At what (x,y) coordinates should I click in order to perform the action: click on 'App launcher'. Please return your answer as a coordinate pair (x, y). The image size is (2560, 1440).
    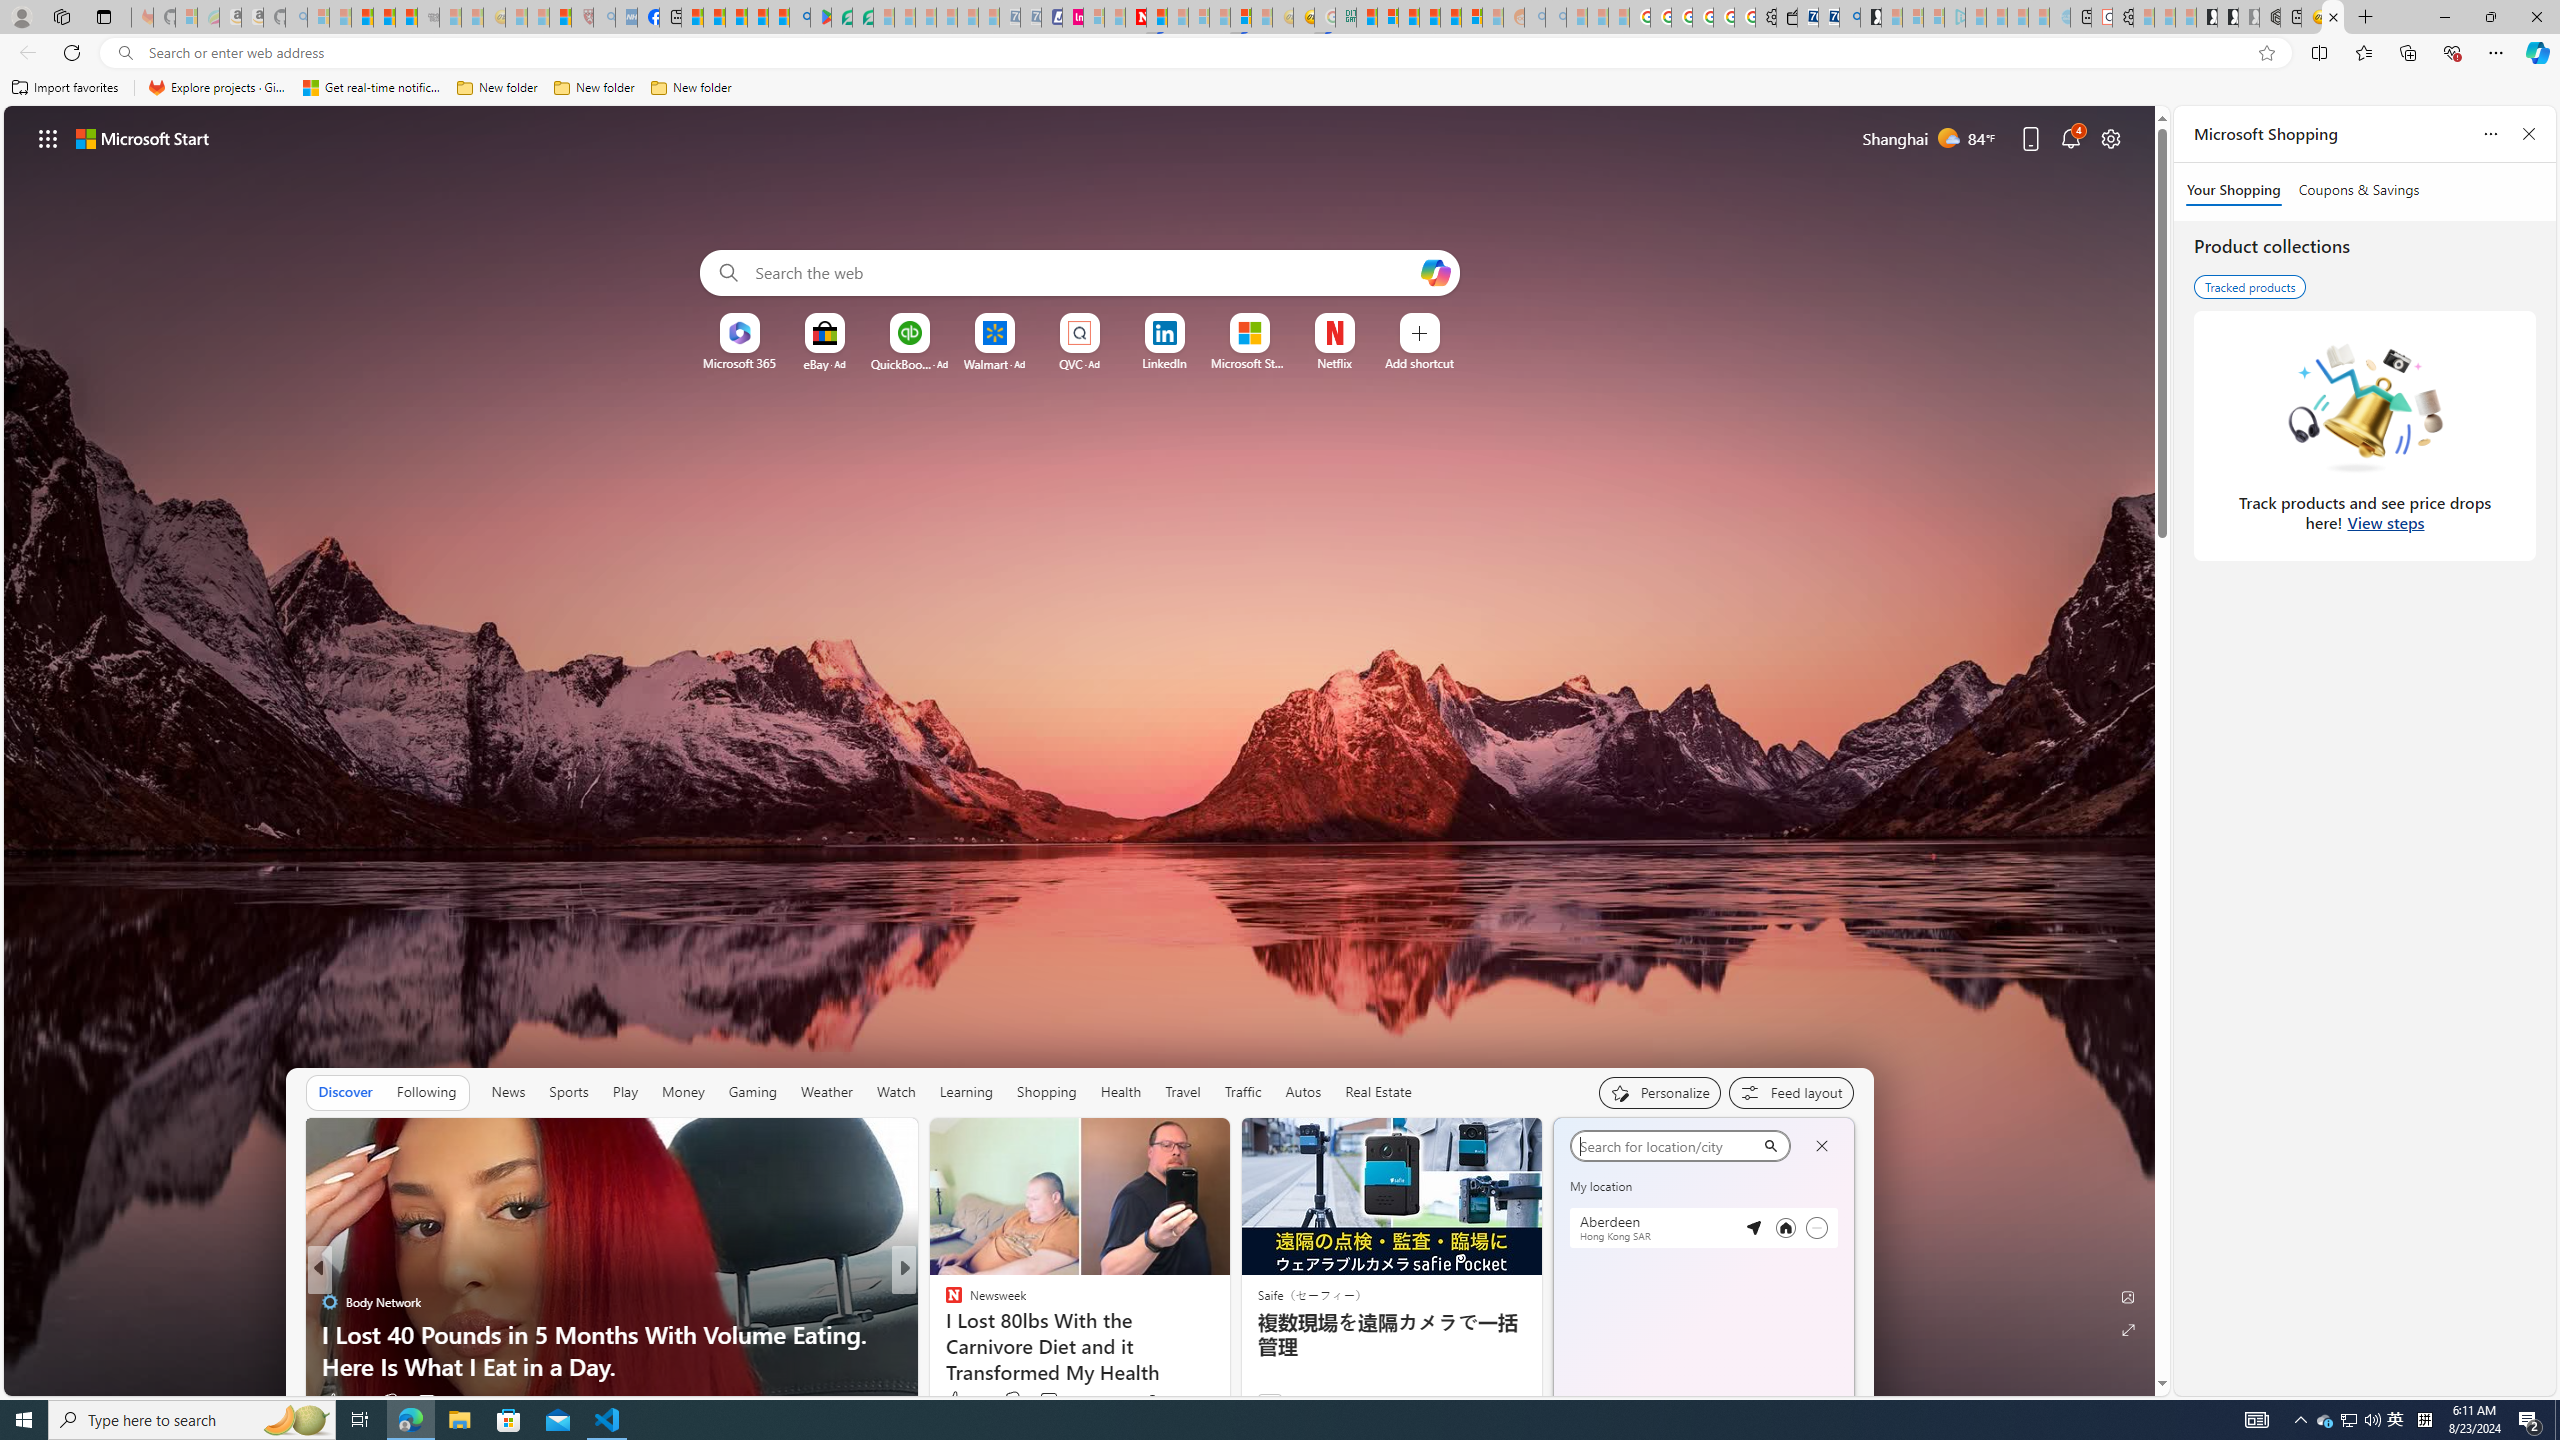
    Looking at the image, I should click on (48, 137).